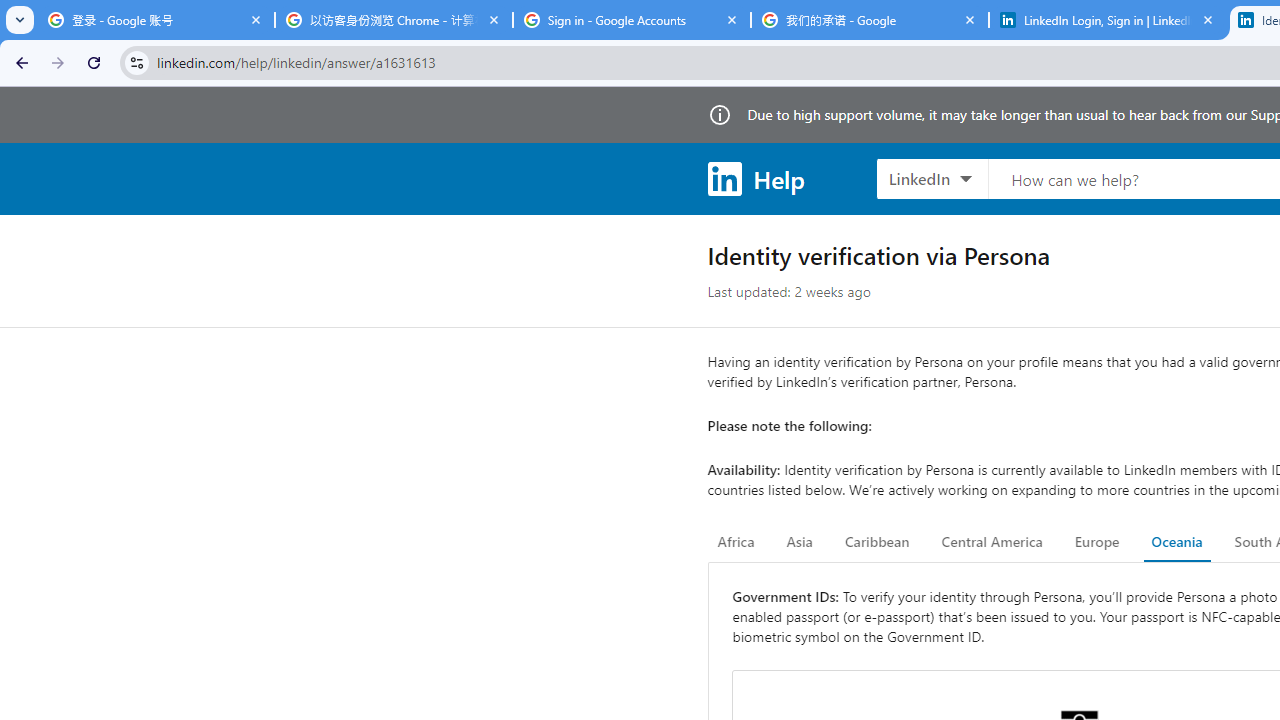 This screenshot has width=1280, height=720. Describe the element at coordinates (876, 542) in the screenshot. I see `'Caribbean'` at that location.